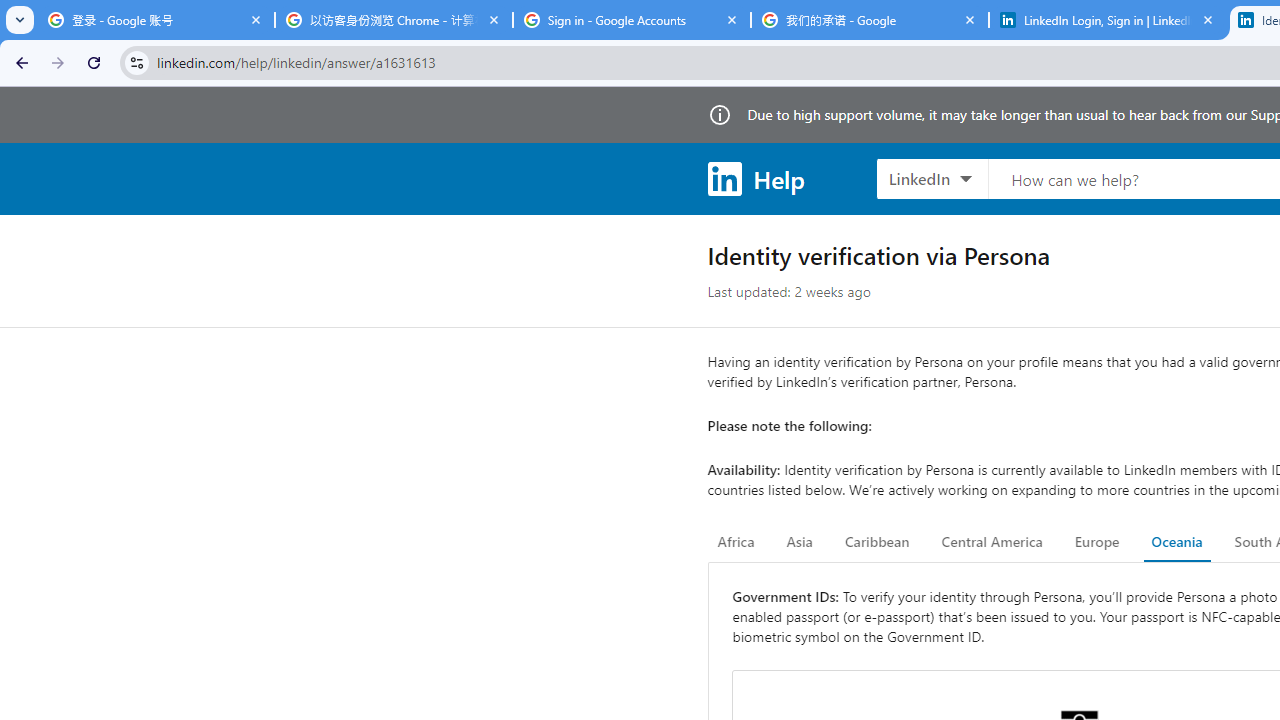 This screenshot has width=1280, height=720. Describe the element at coordinates (876, 542) in the screenshot. I see `'Caribbean'` at that location.